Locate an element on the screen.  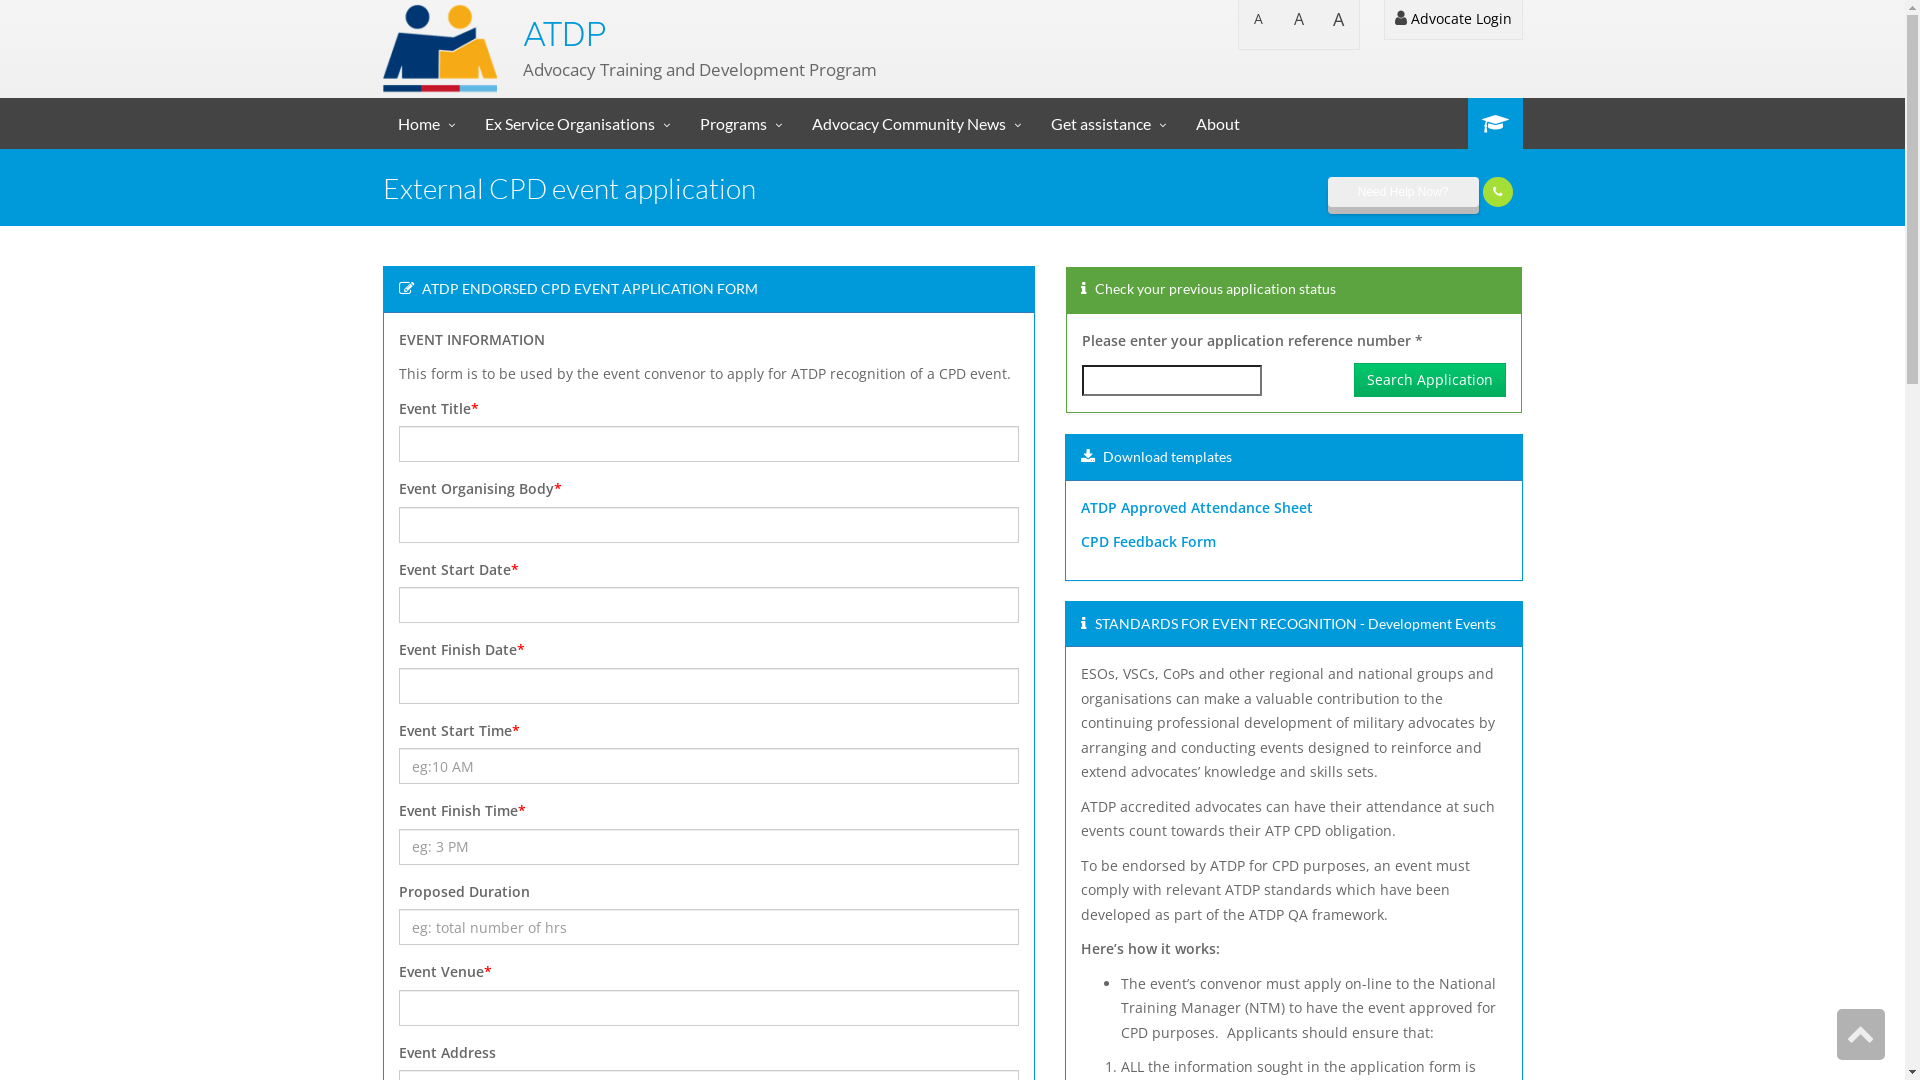
'About' is located at coordinates (1216, 123).